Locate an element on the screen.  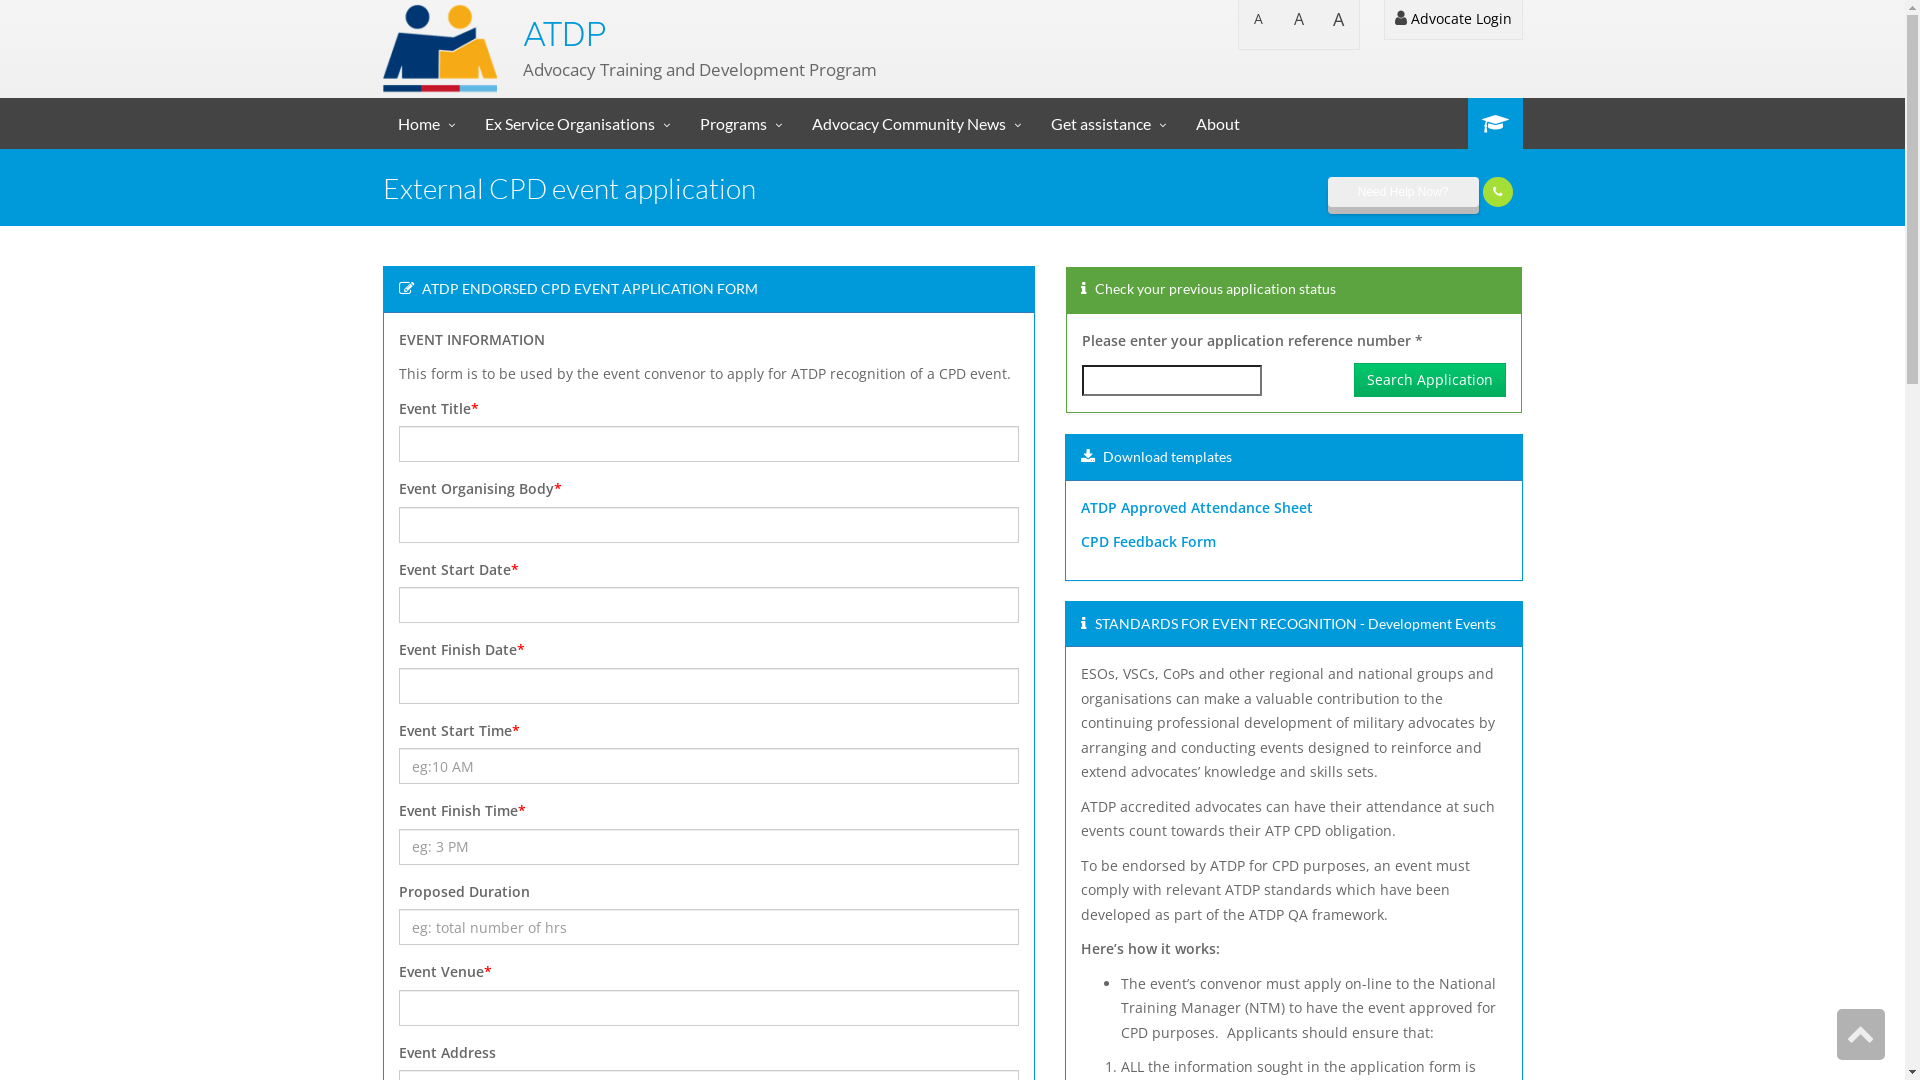
'About' is located at coordinates (1216, 123).